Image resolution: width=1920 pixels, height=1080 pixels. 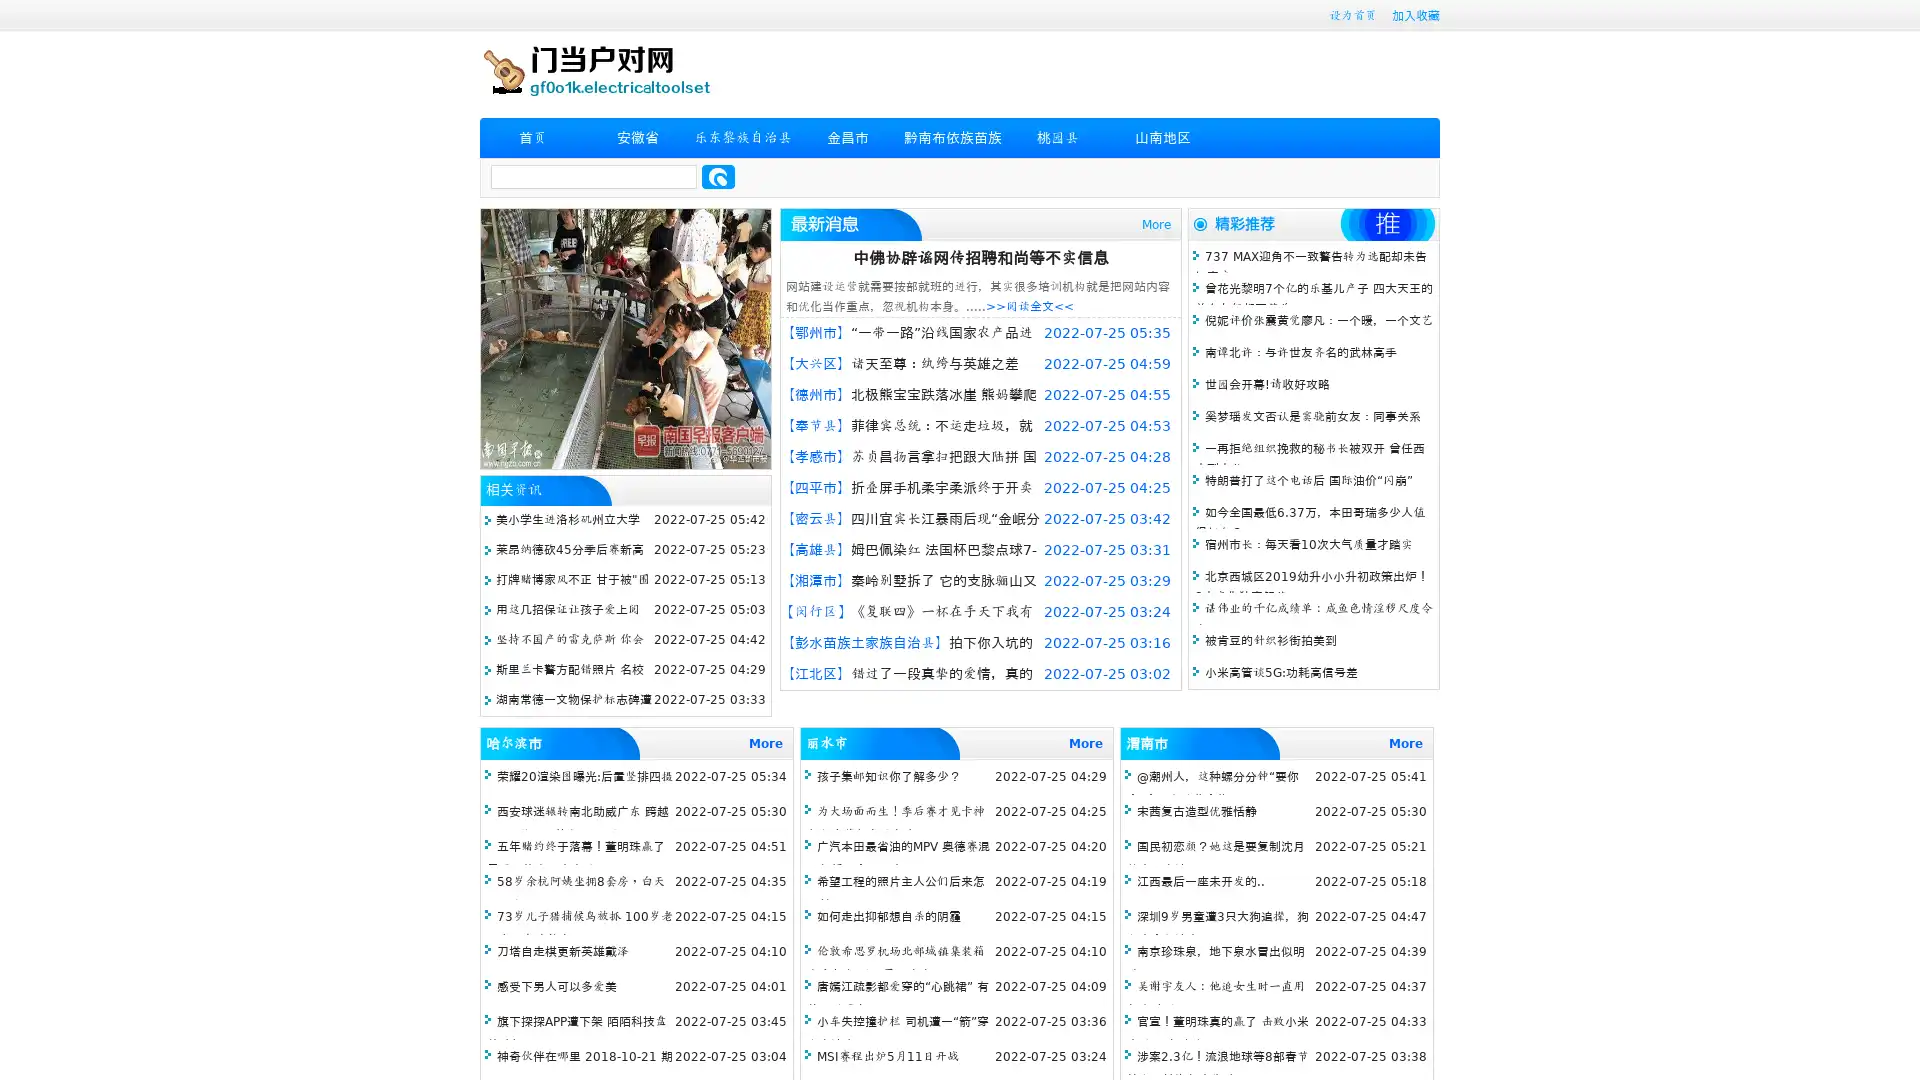 I want to click on Search, so click(x=718, y=176).